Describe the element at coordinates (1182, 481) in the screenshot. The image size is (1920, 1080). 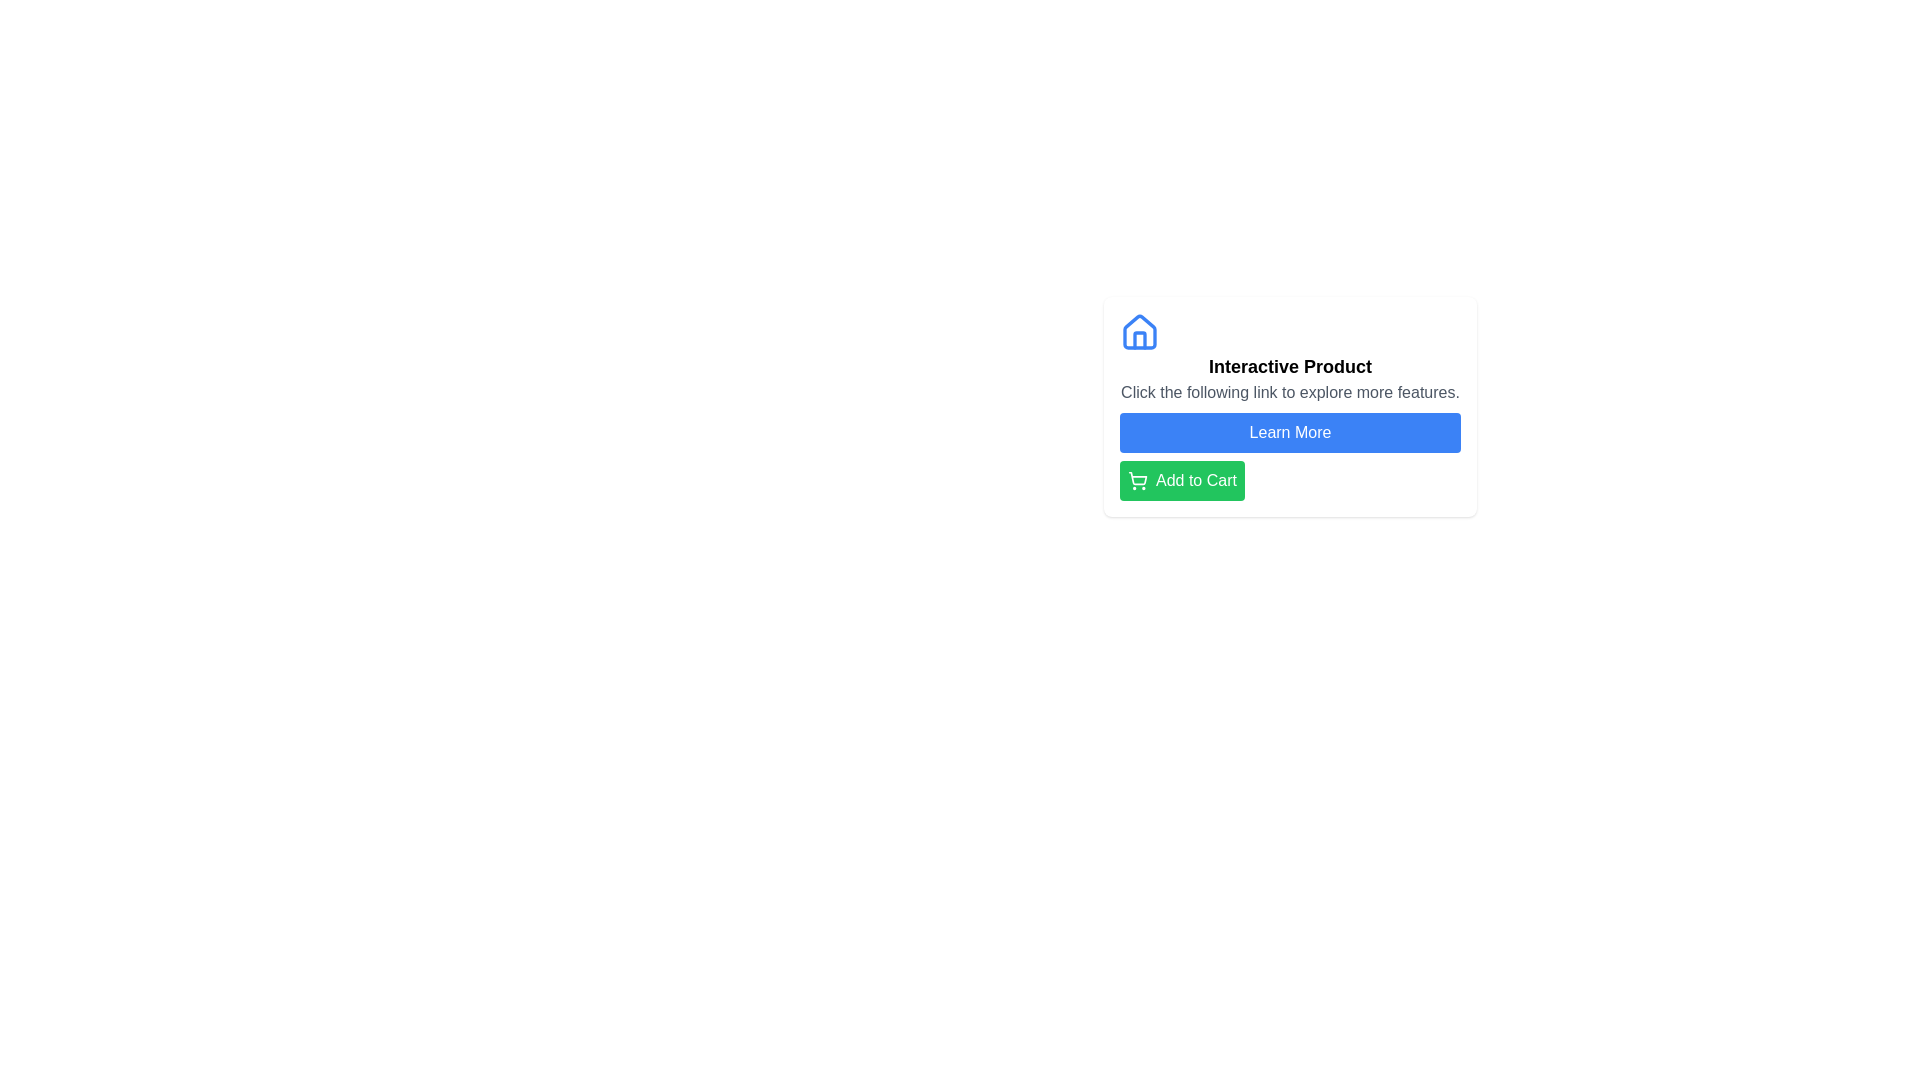
I see `the 'Add to Cart' button, which is a green rectangular button with rounded corners and white text, positioned below the 'Learn More' button` at that location.